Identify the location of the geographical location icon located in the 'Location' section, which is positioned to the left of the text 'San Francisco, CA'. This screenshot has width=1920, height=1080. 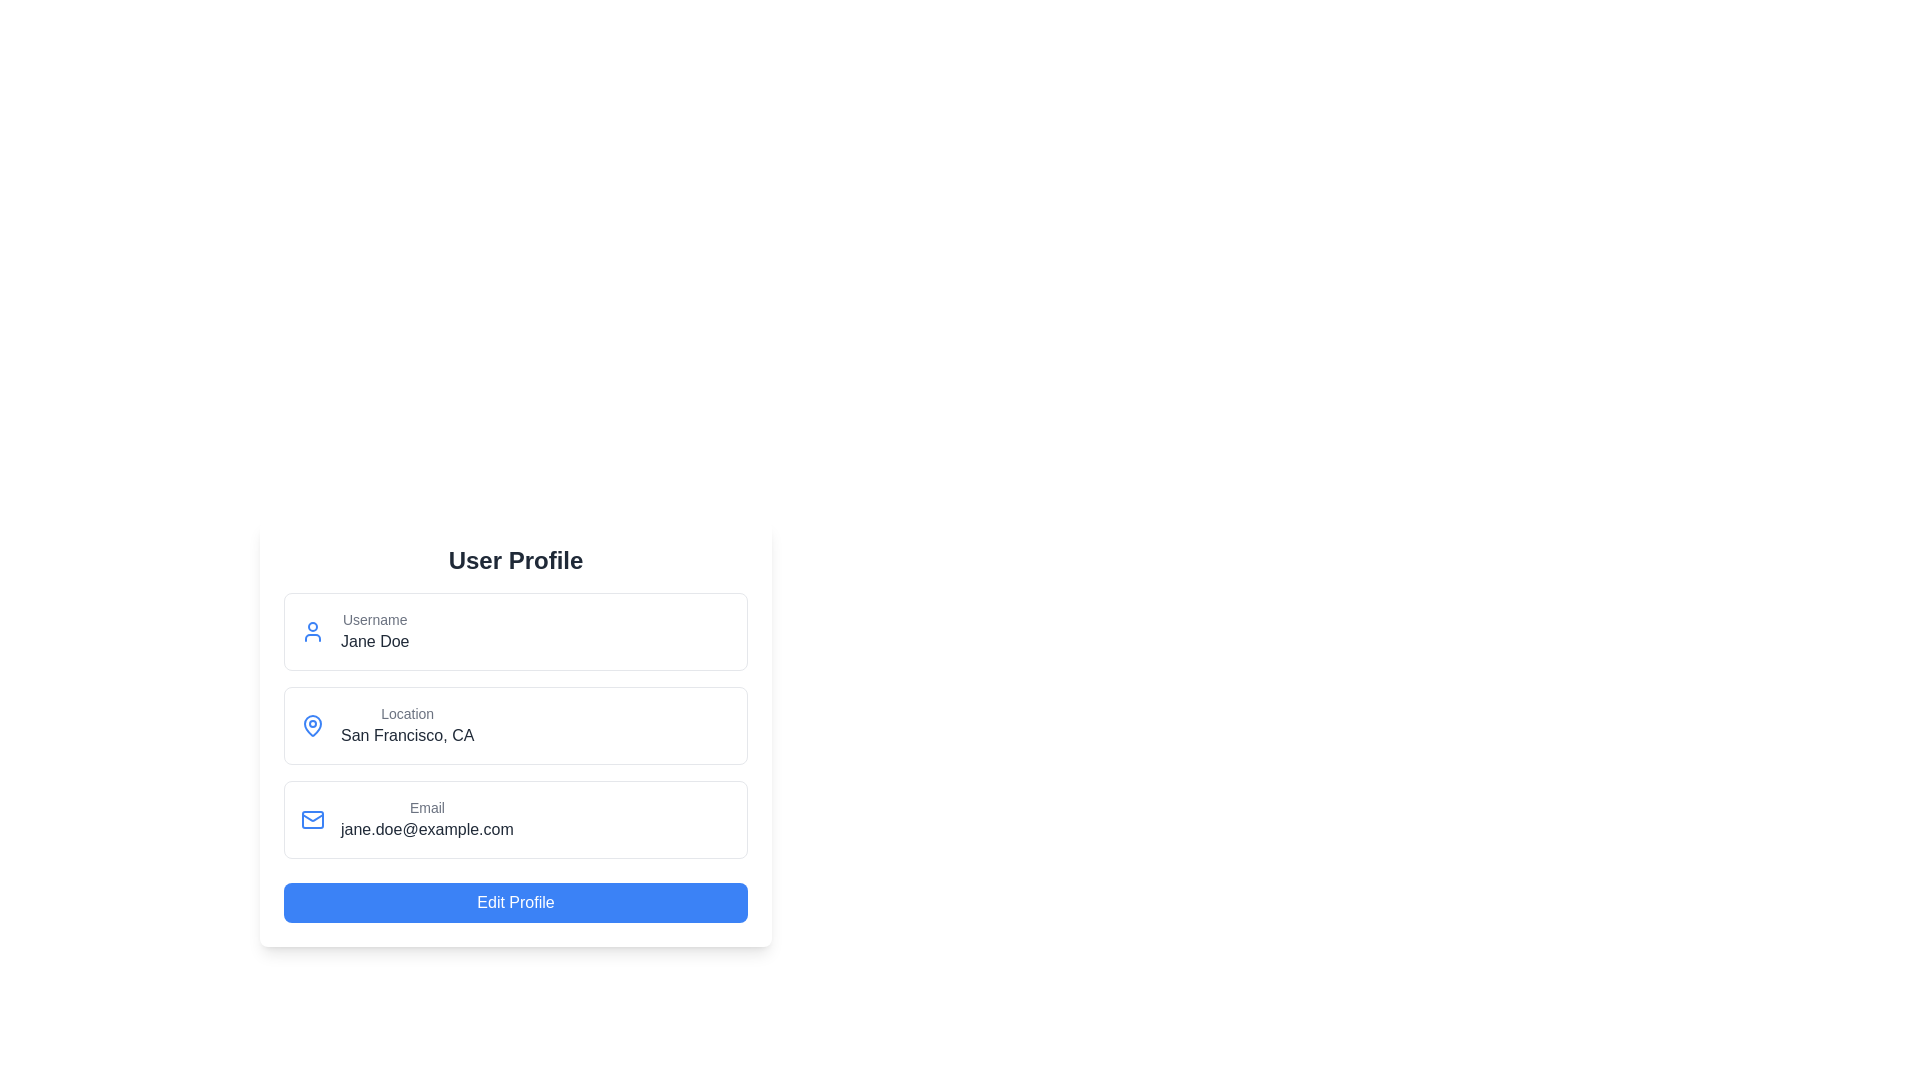
(311, 725).